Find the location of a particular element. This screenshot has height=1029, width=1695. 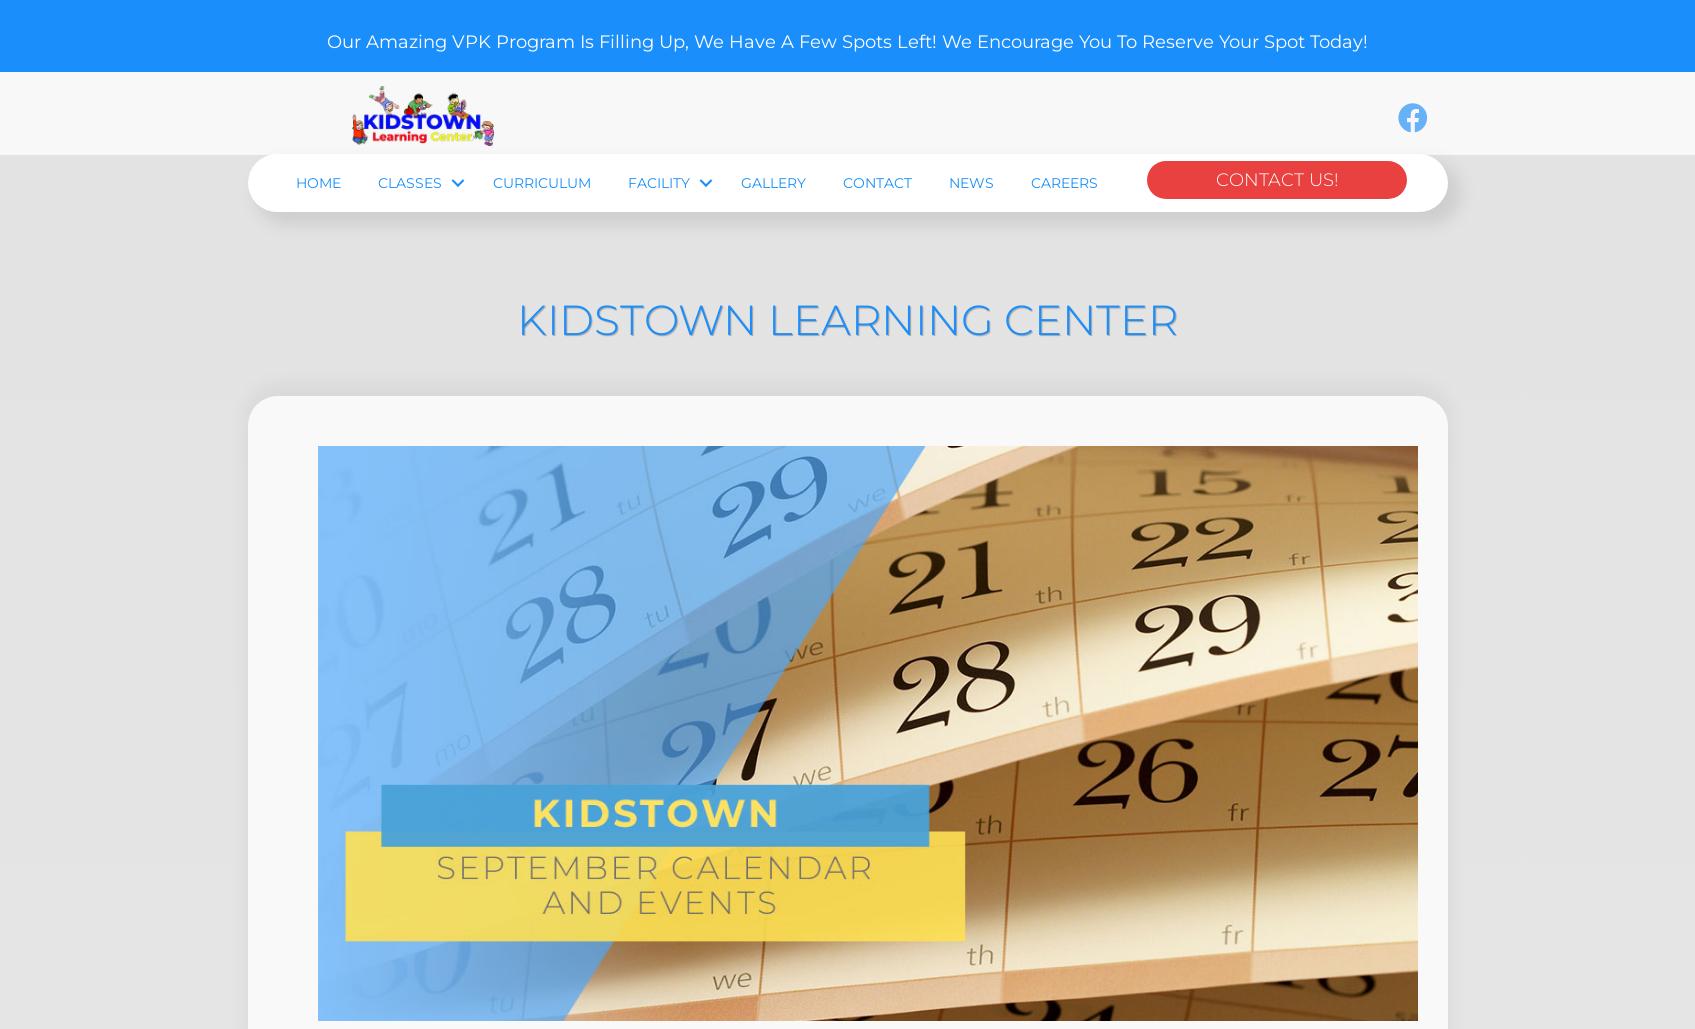

'Careers' is located at coordinates (1064, 296).